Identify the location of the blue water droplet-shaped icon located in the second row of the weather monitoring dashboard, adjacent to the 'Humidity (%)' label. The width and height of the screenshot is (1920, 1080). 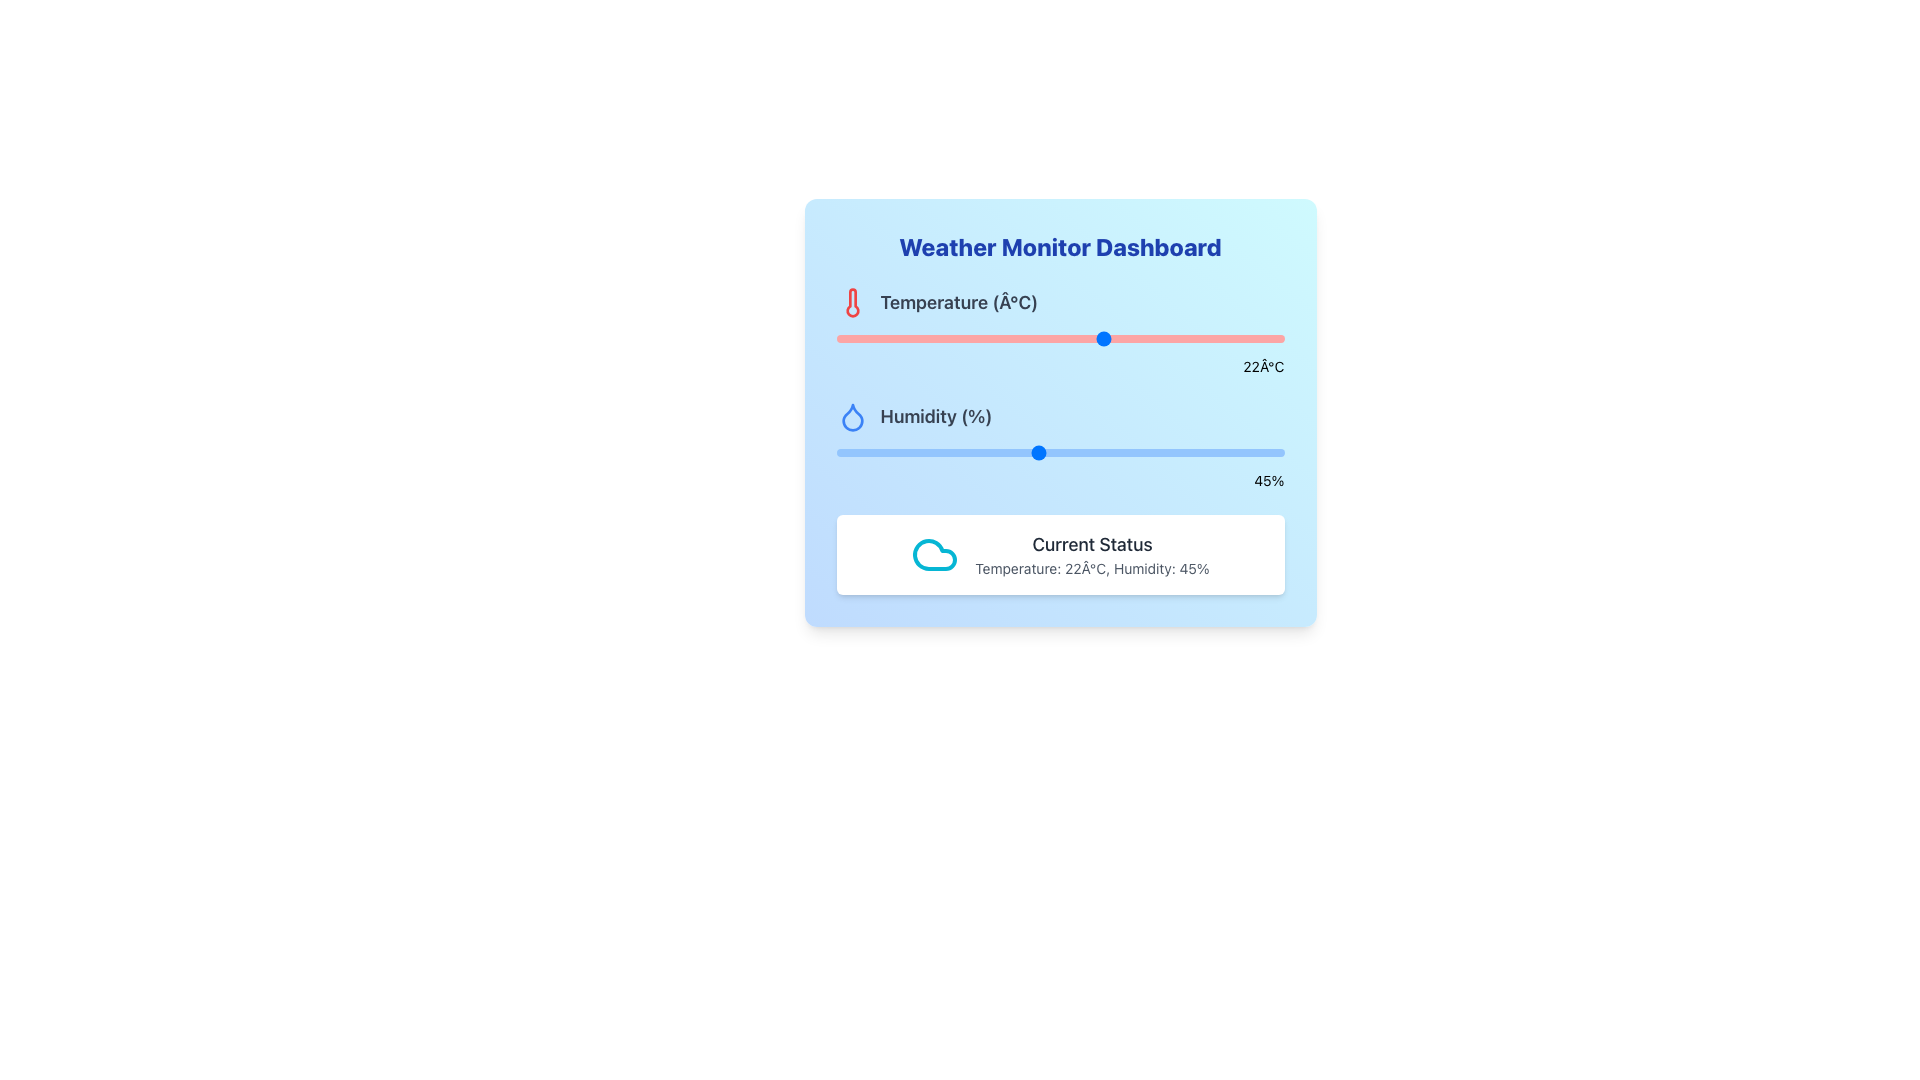
(852, 416).